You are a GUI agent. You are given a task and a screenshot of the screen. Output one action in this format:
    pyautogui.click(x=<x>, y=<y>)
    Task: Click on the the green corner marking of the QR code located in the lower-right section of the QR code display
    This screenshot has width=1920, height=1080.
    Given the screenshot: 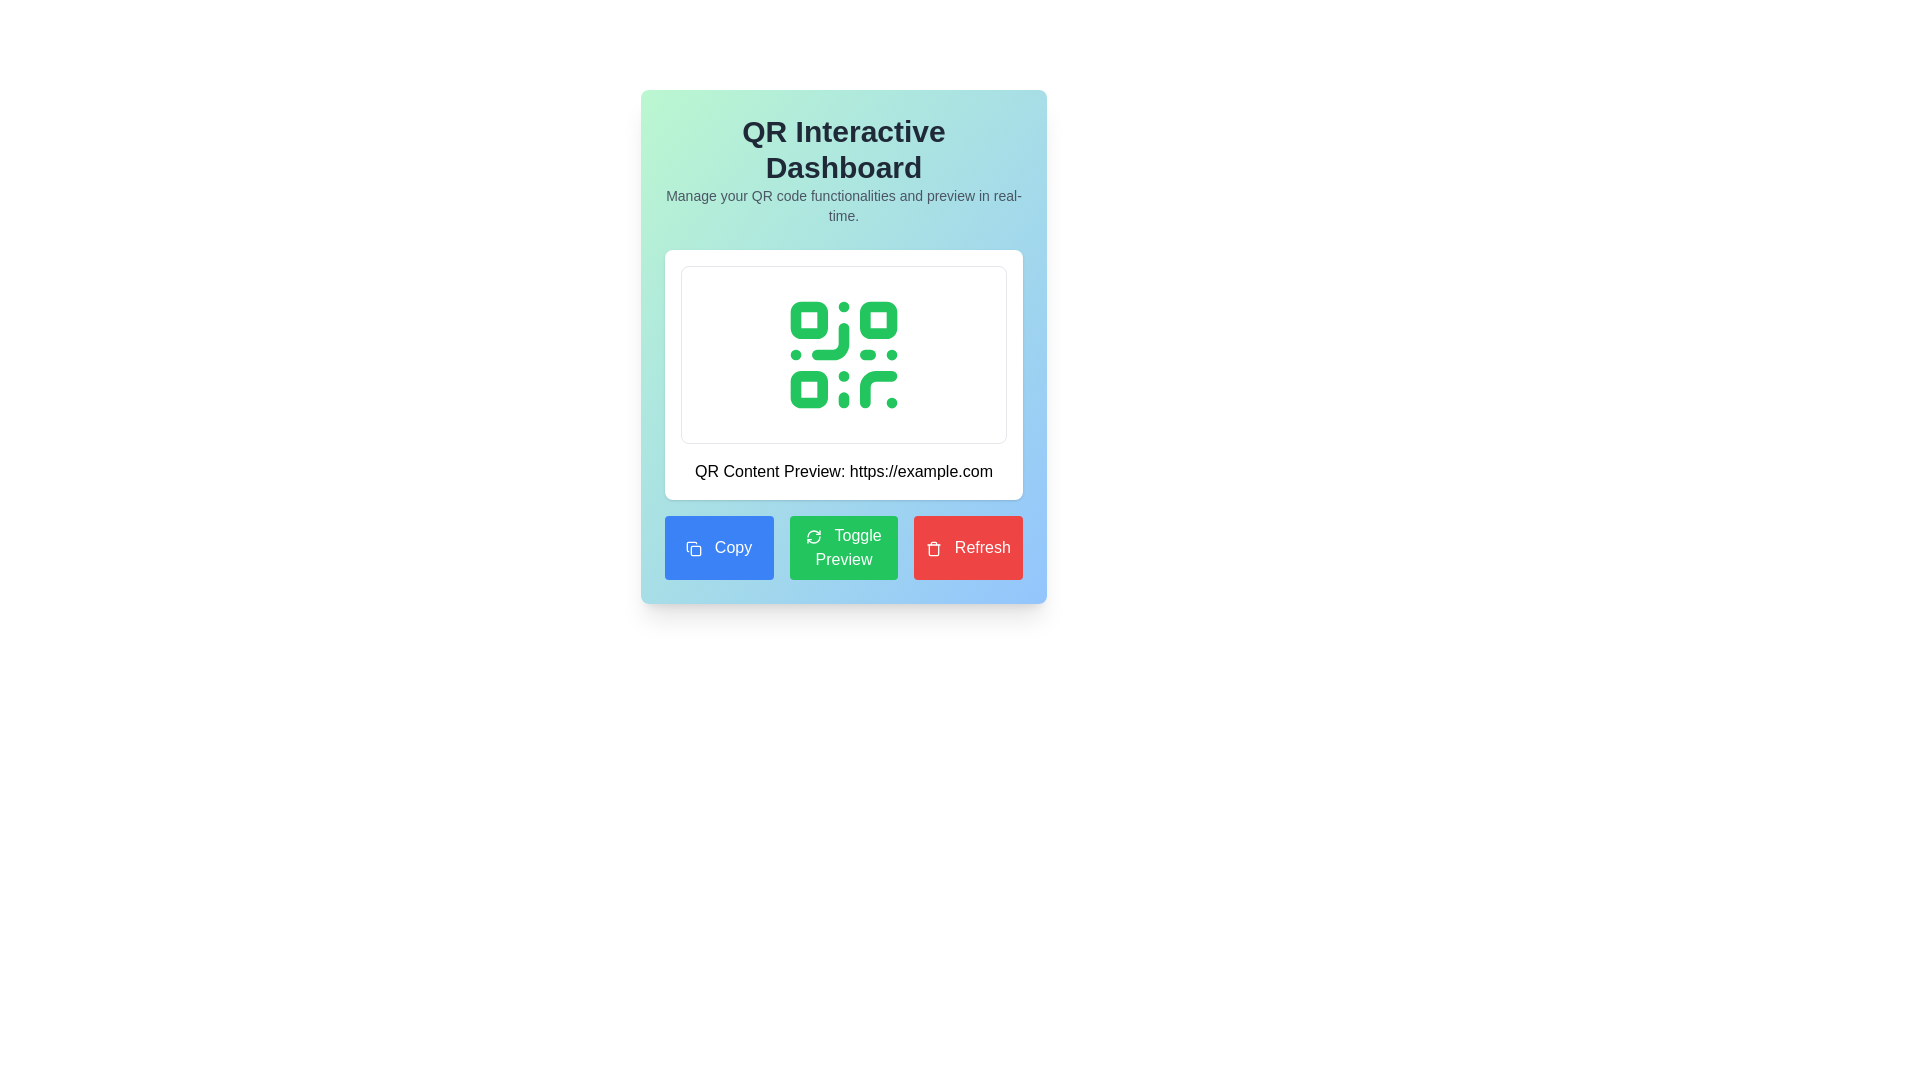 What is the action you would take?
    pyautogui.click(x=878, y=389)
    